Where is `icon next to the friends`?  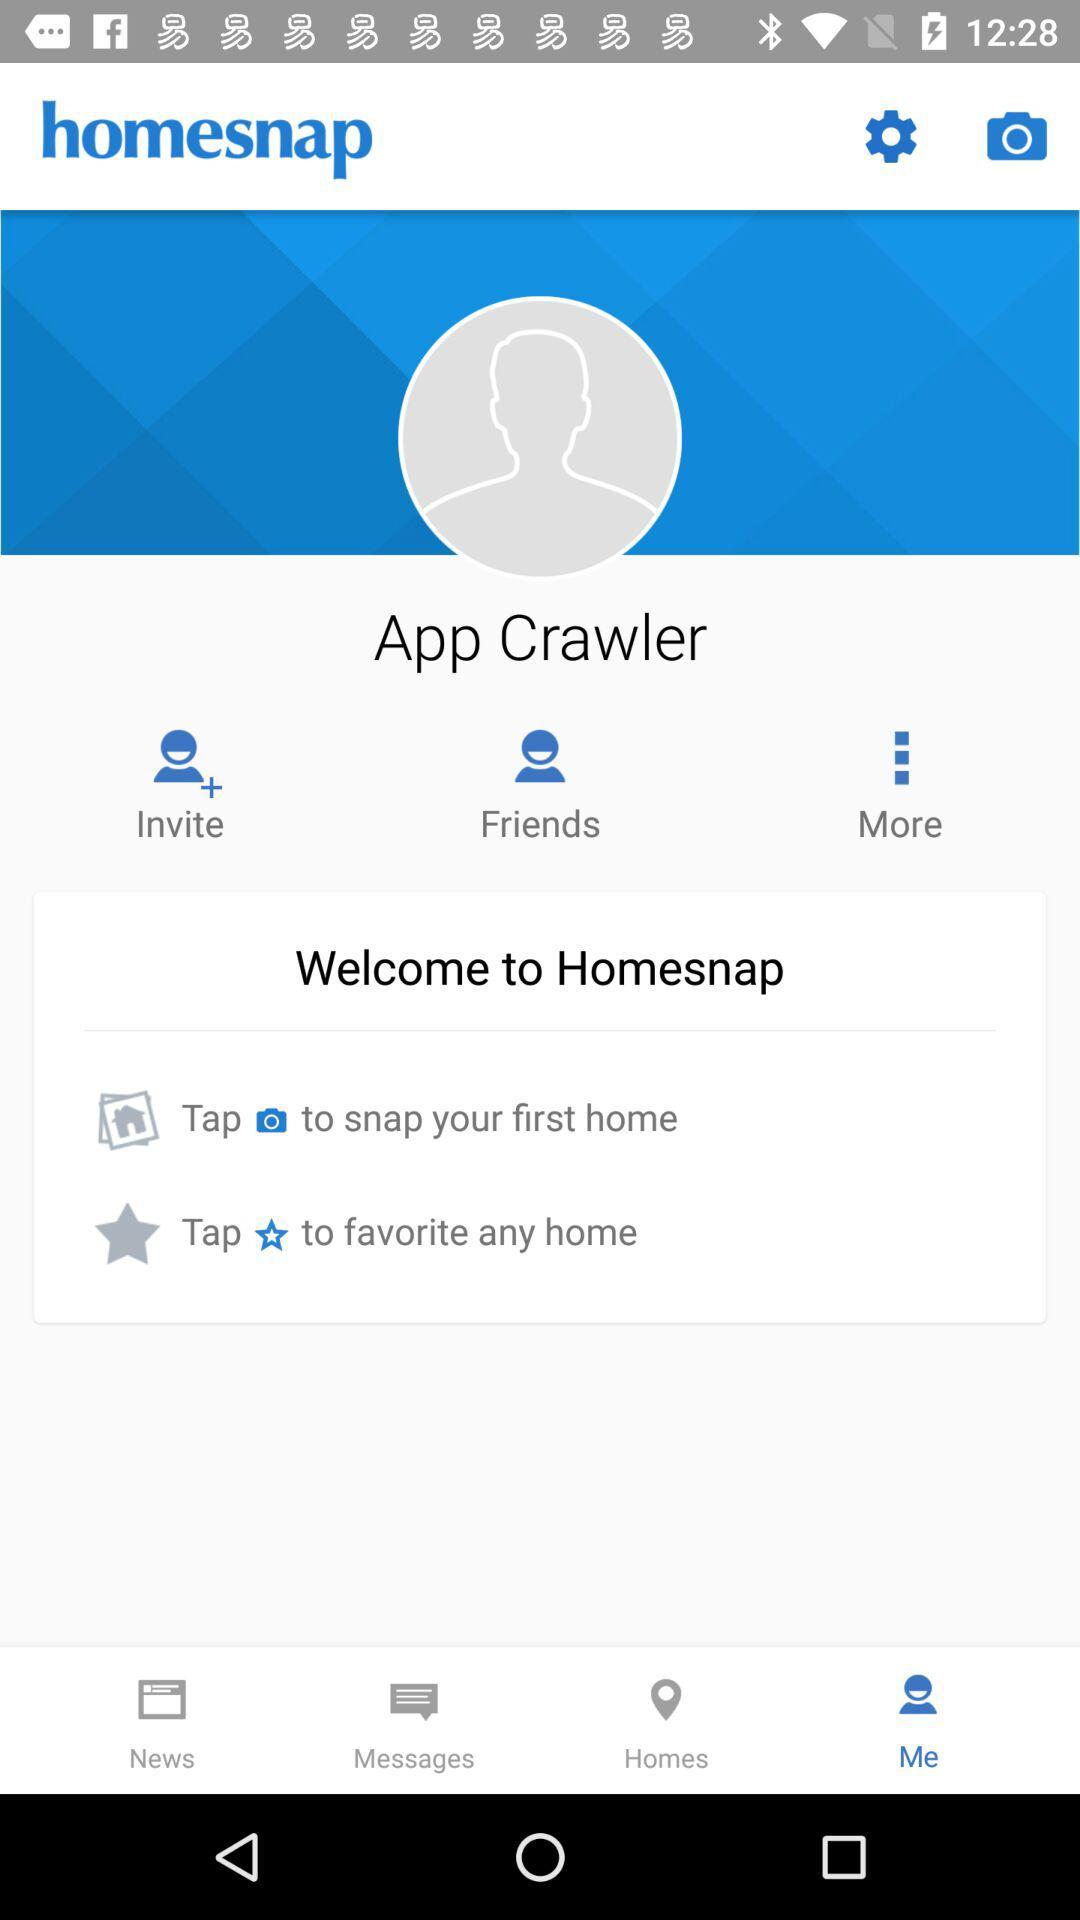 icon next to the friends is located at coordinates (898, 779).